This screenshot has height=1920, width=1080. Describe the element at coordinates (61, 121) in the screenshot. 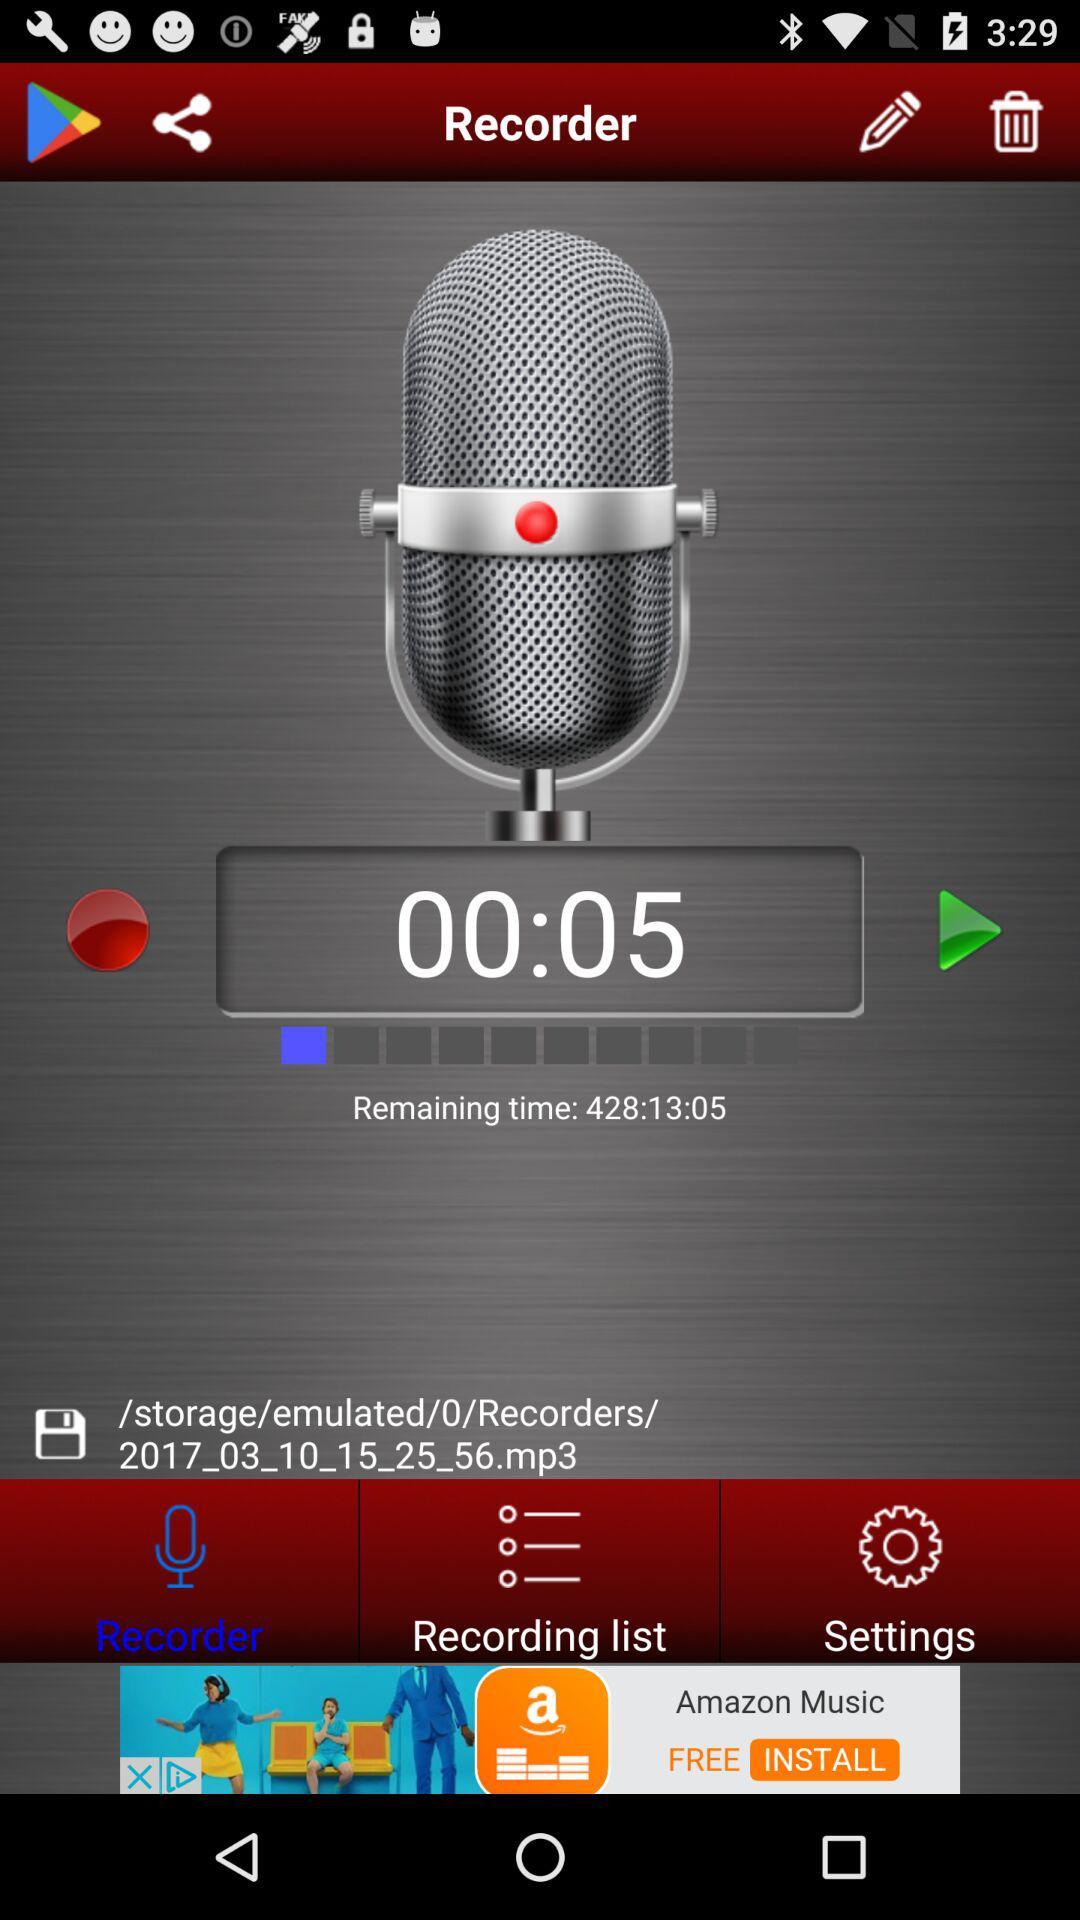

I see `google play store` at that location.